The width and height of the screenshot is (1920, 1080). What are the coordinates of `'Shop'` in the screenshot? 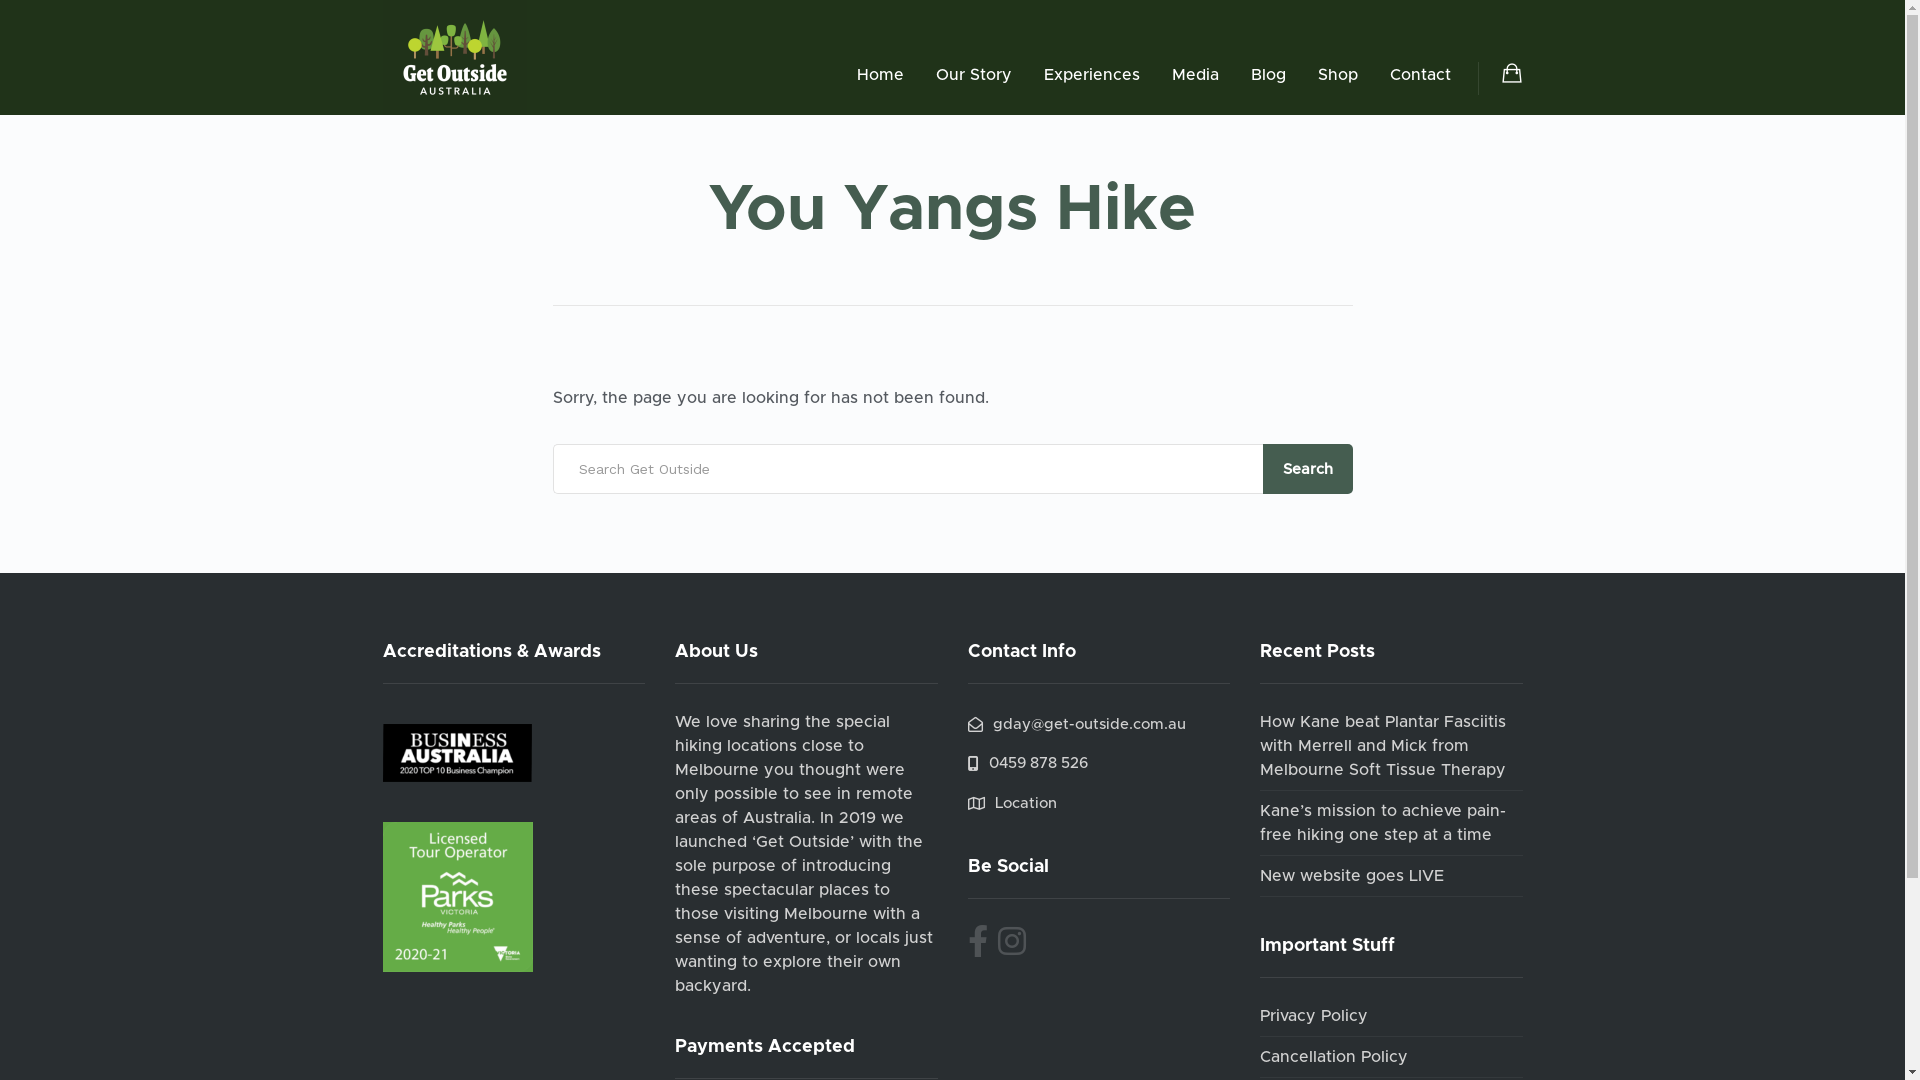 It's located at (1338, 73).